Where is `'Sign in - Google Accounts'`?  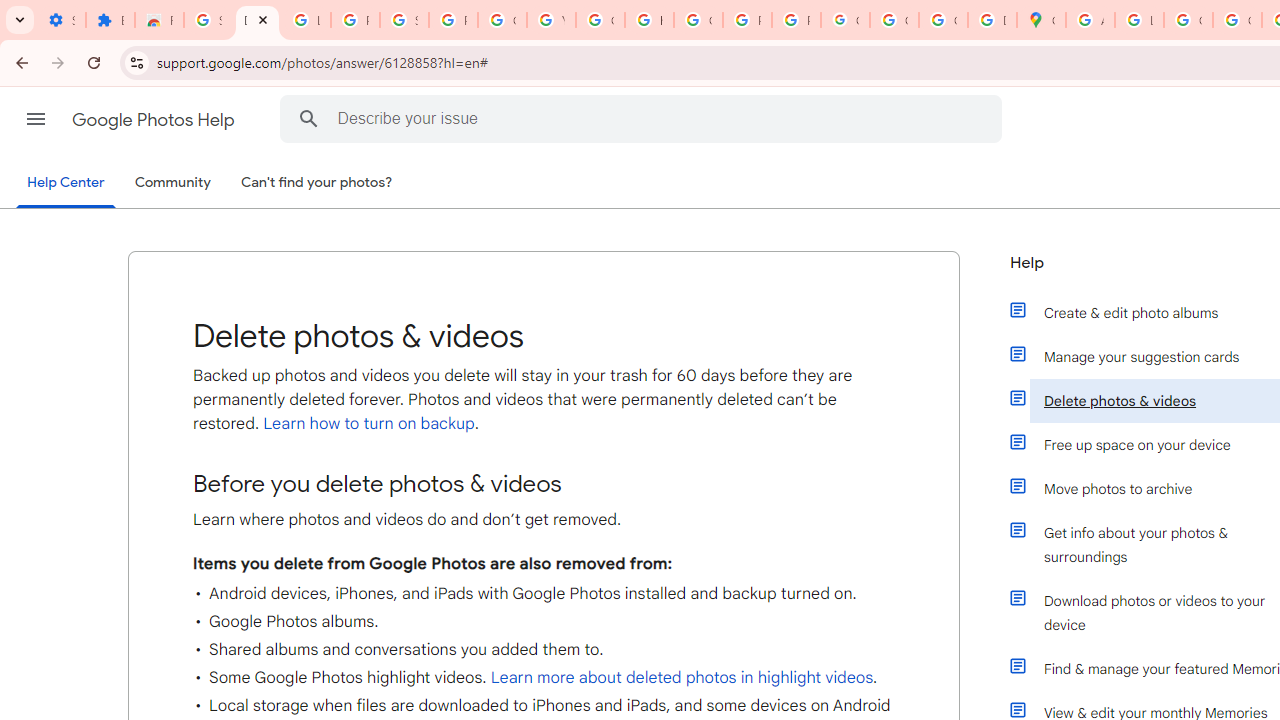 'Sign in - Google Accounts' is located at coordinates (208, 20).